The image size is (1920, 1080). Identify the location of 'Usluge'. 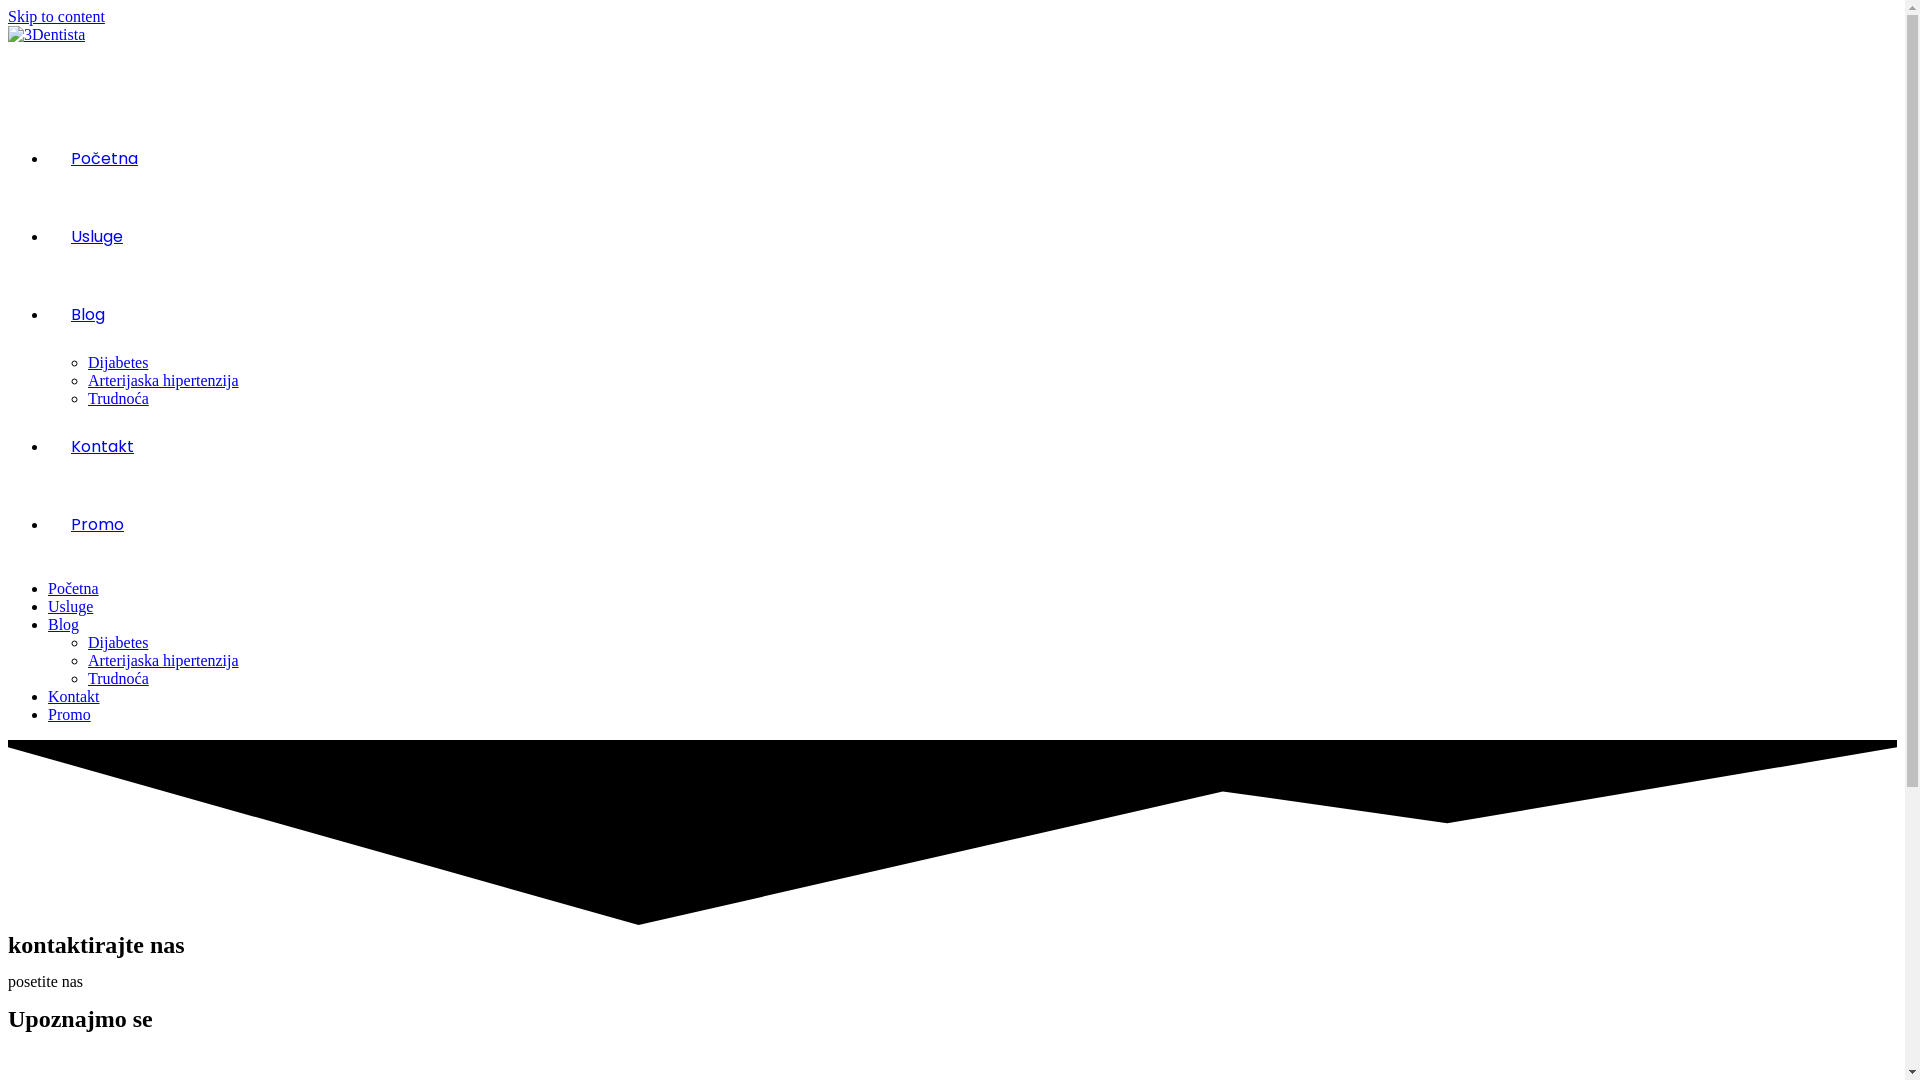
(48, 235).